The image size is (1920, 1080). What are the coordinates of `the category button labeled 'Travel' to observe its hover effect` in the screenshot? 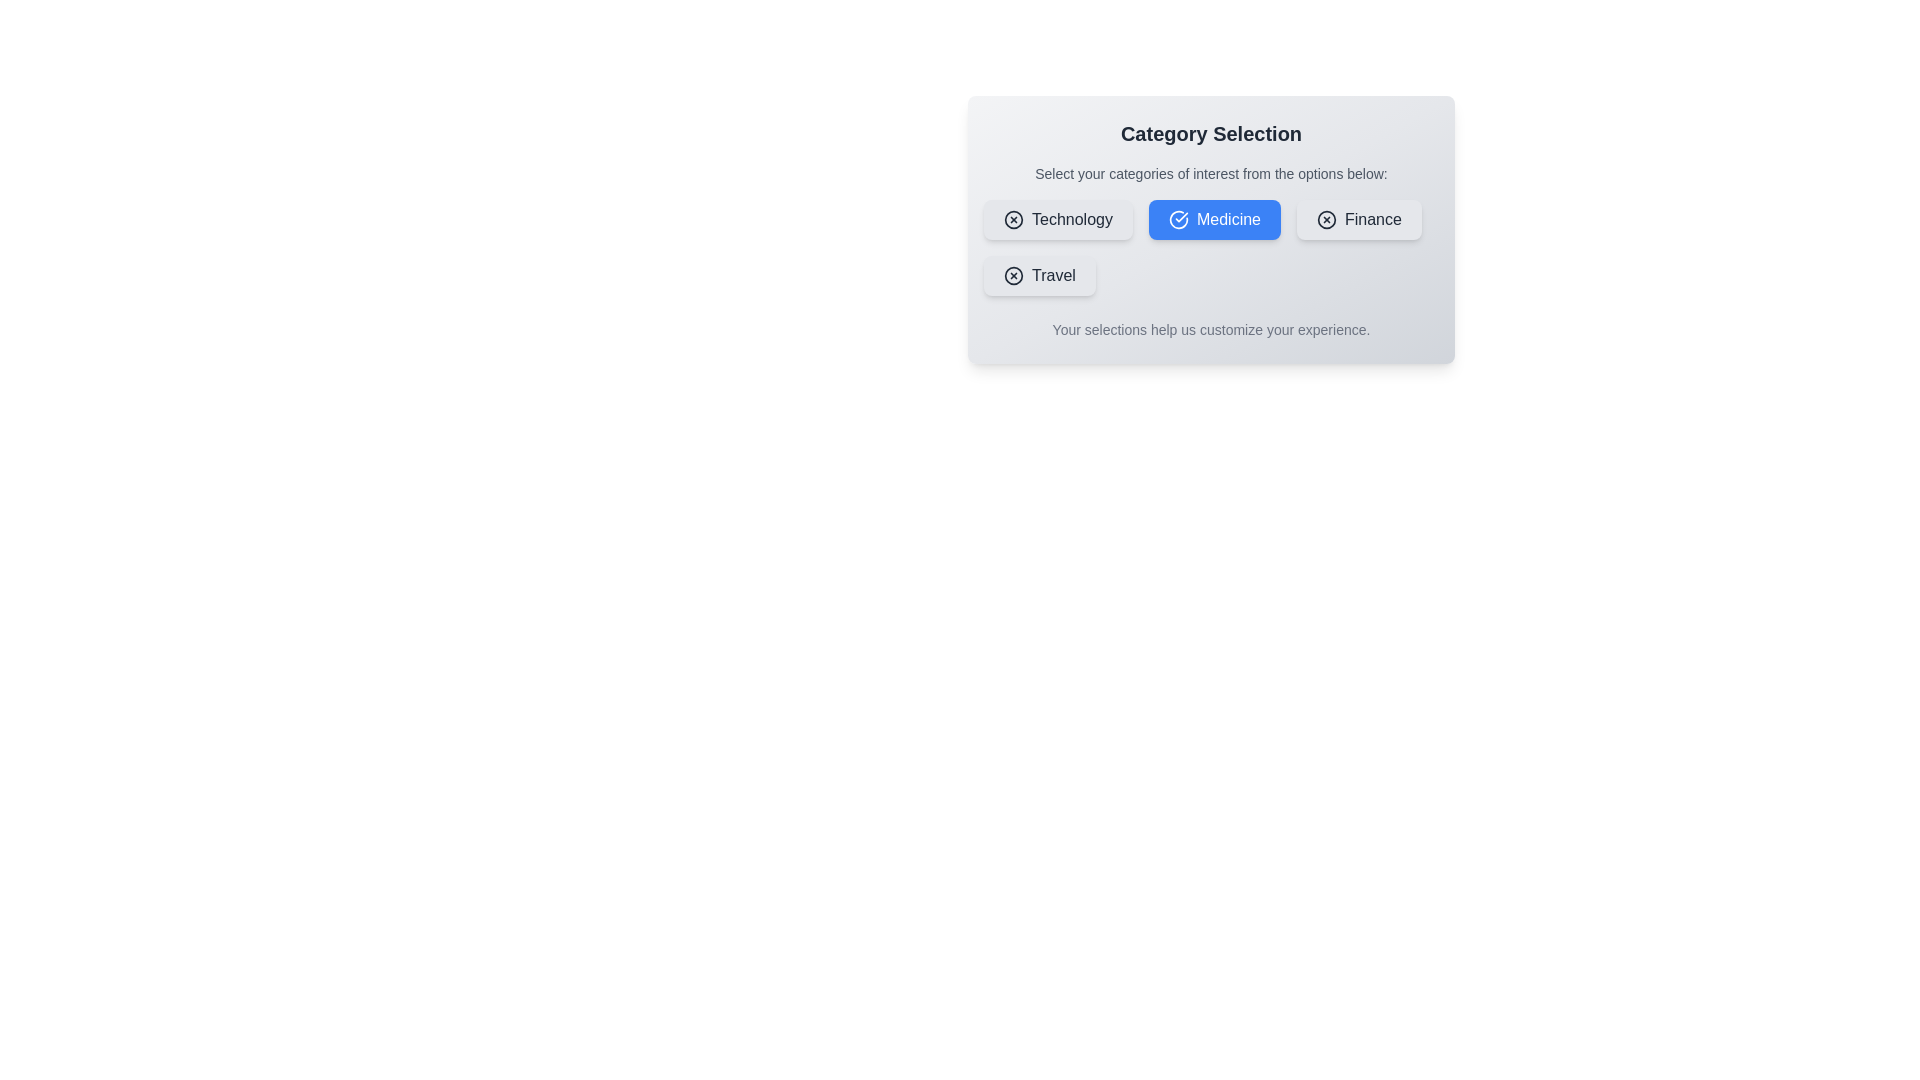 It's located at (1038, 276).